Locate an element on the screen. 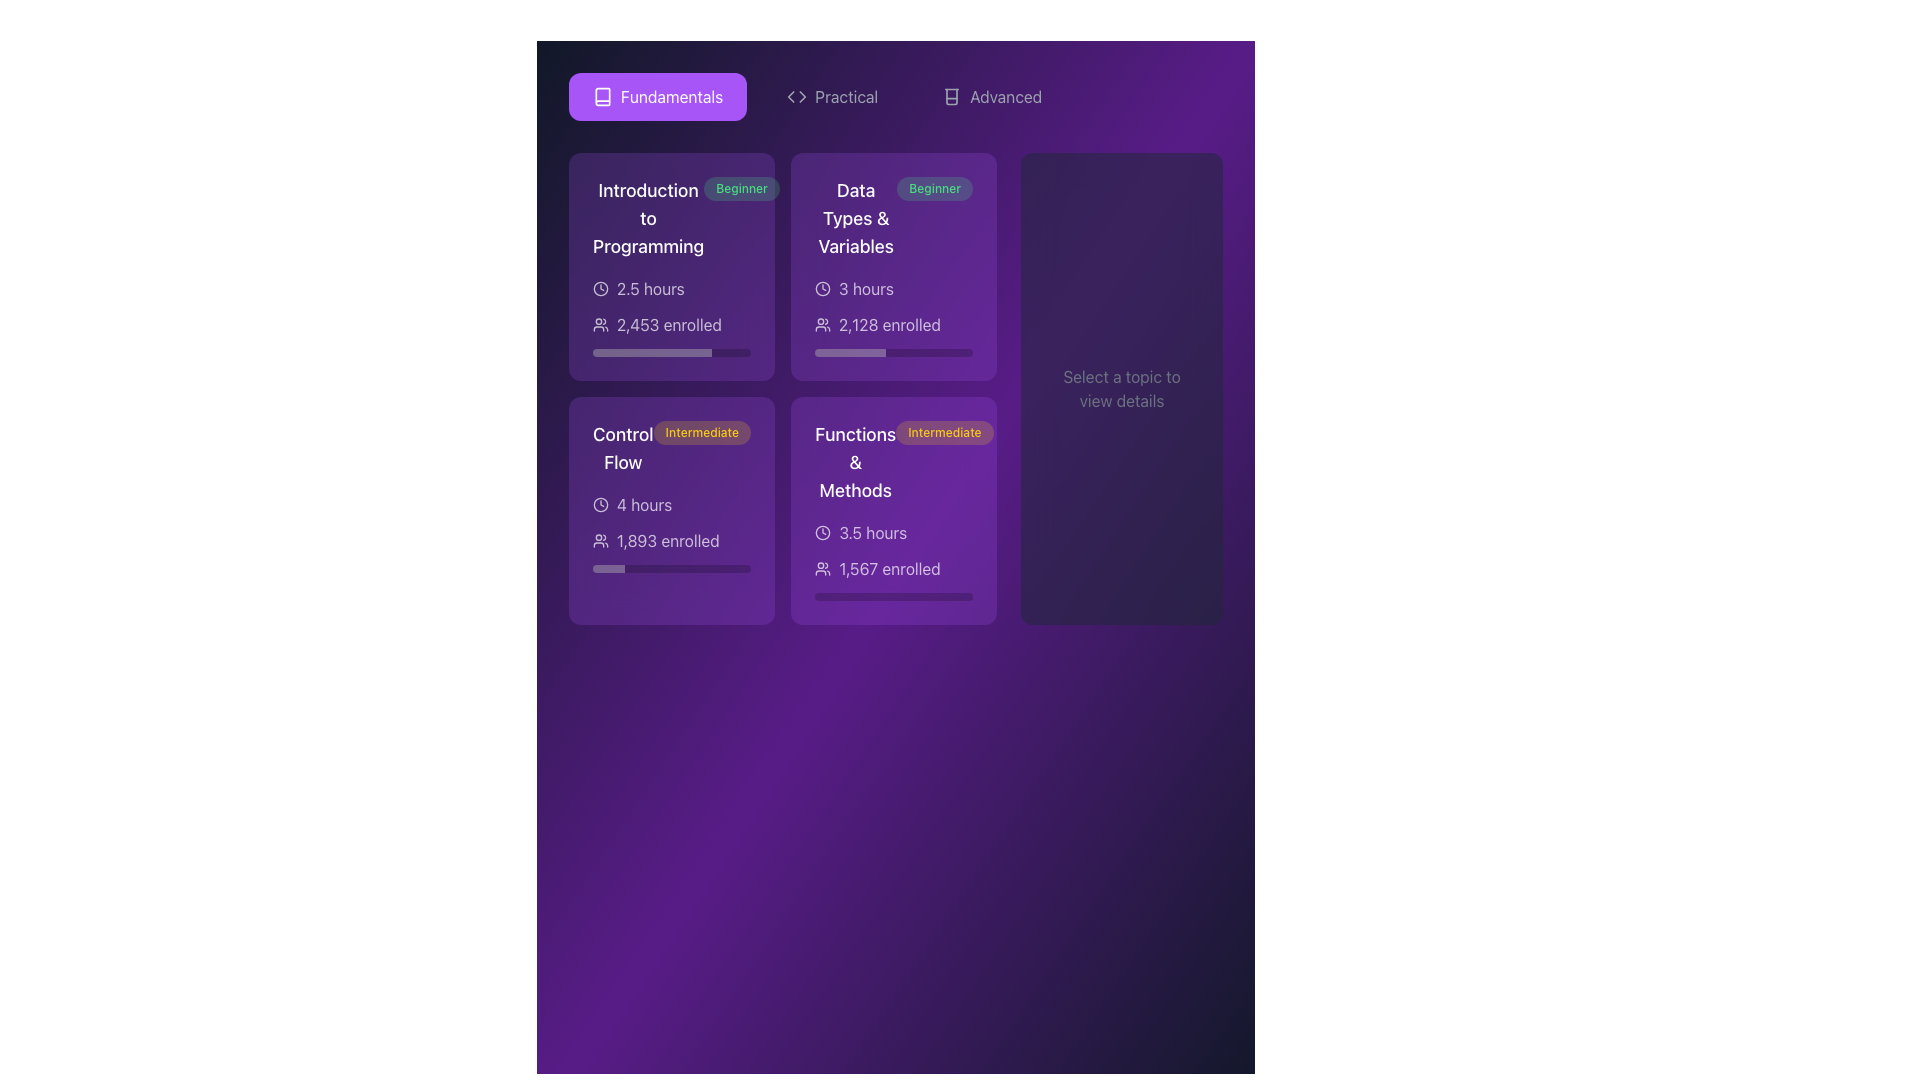  composite text label that indicates the title and difficulty level of the 'Control Flow' course, located at the center of the card in the second row and first column is located at coordinates (672, 447).